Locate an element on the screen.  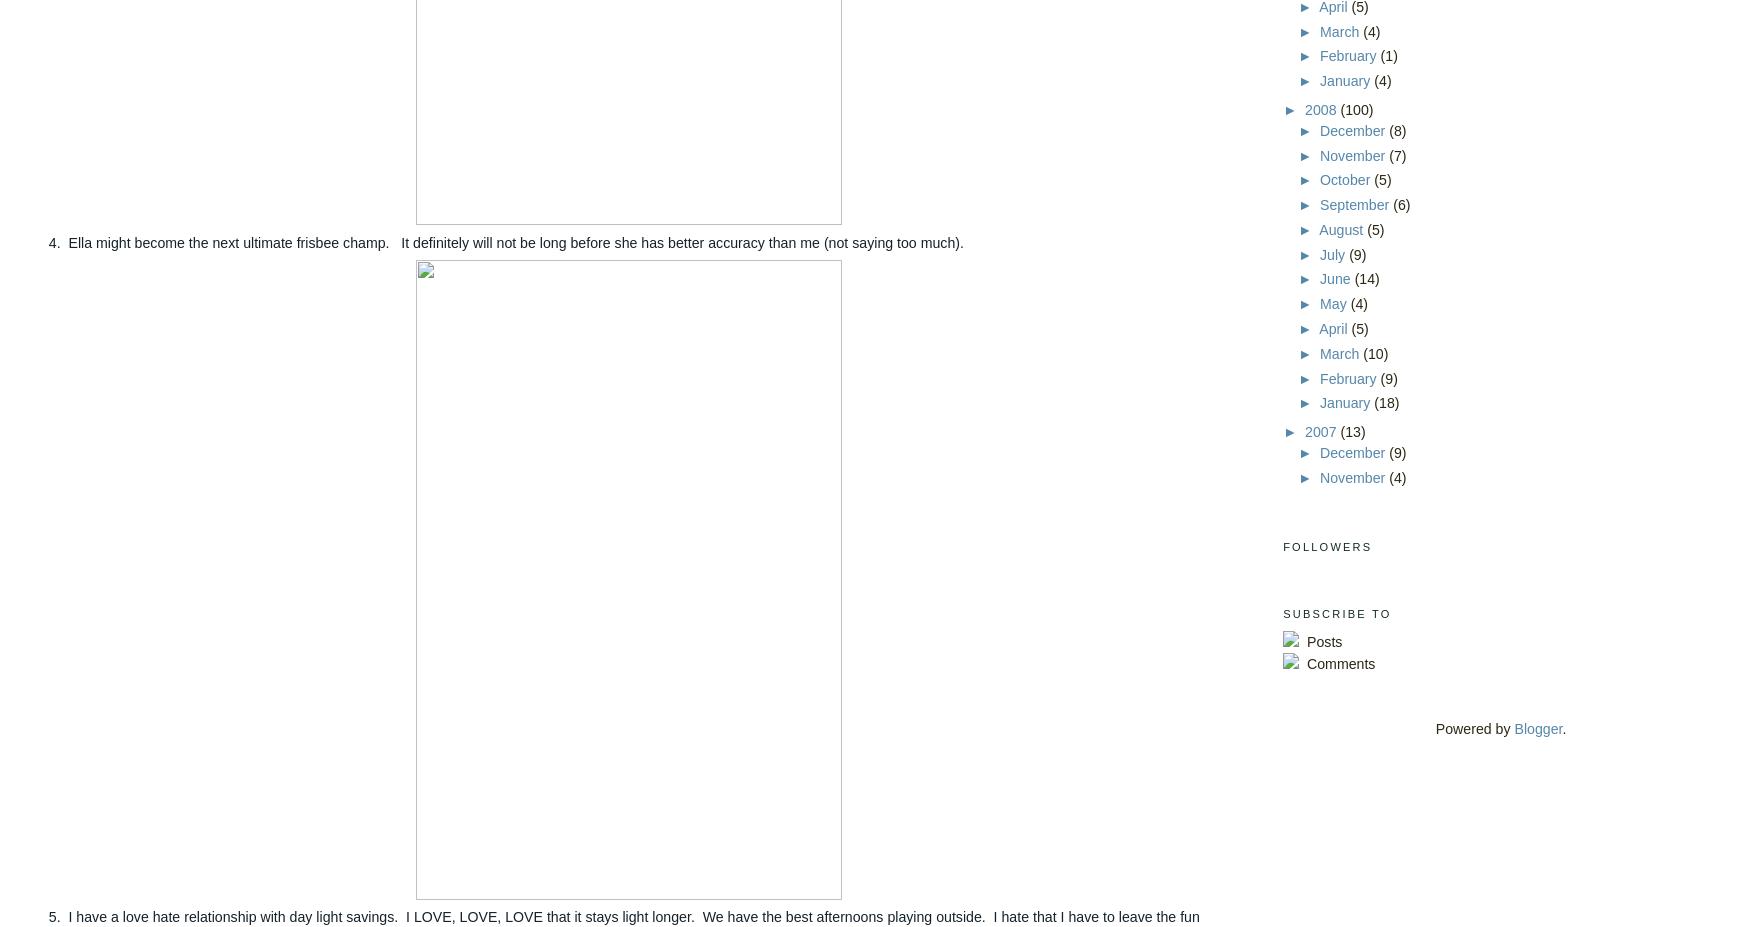
'Posts' is located at coordinates (1322, 640).